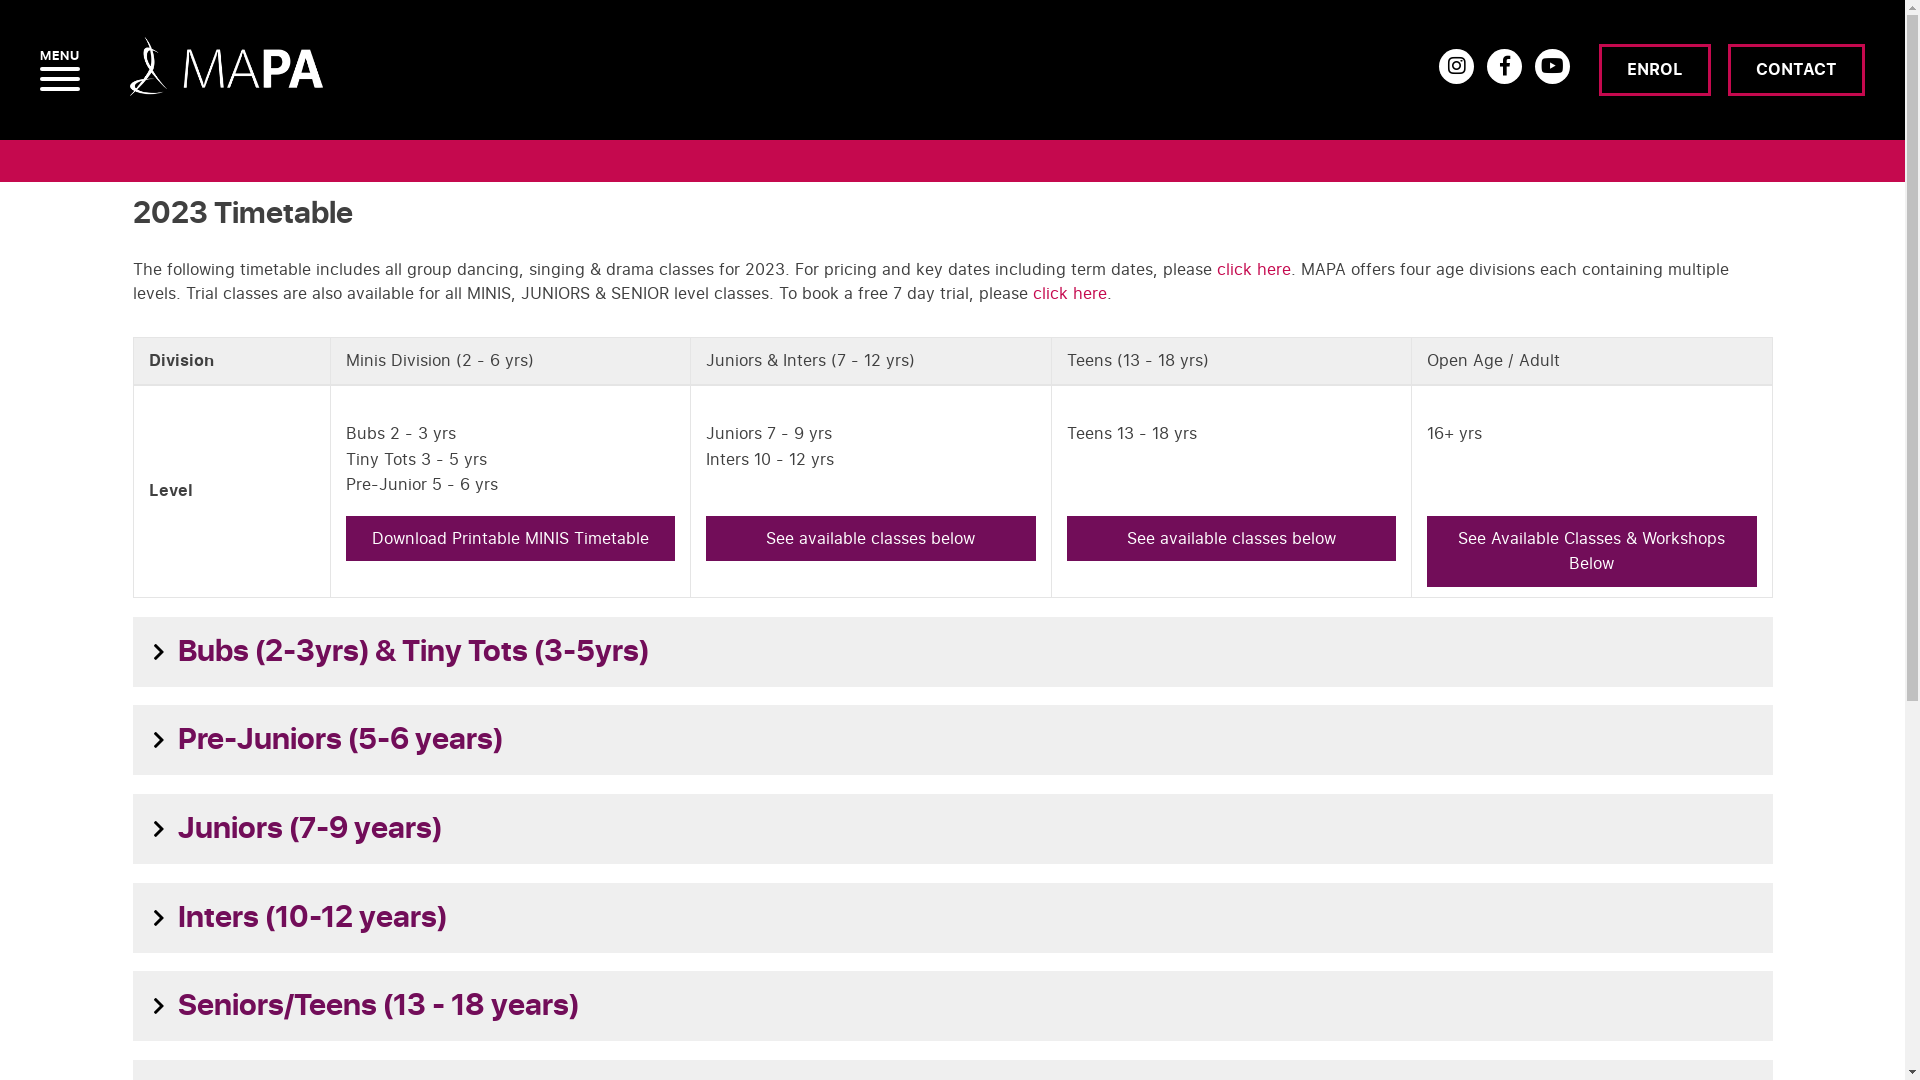 Image resolution: width=1920 pixels, height=1080 pixels. I want to click on 'Follow us on Instagram', so click(1456, 65).